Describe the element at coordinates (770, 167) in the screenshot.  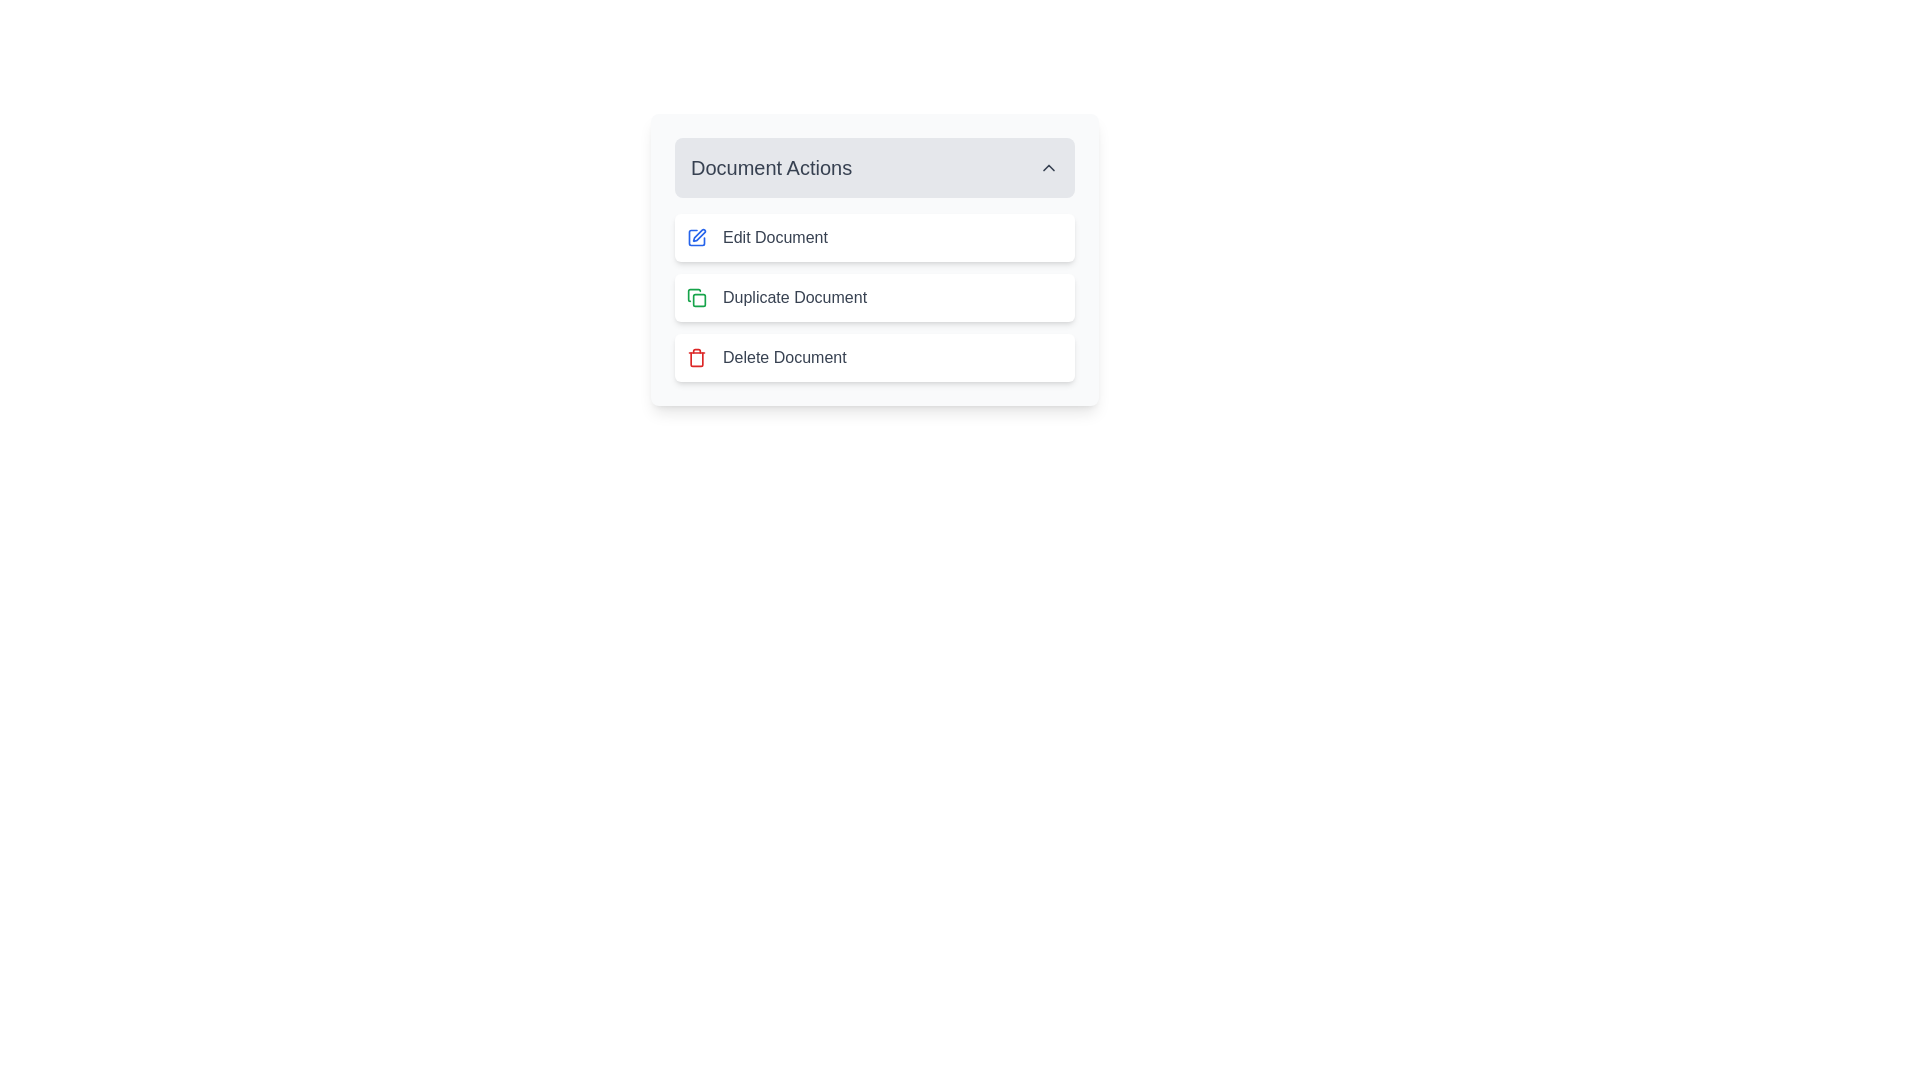
I see `the text label that serves as a header or title for a group of actions, positioned in the top-left section of a control panel card, to the left of an accordion toggle arrow icon` at that location.